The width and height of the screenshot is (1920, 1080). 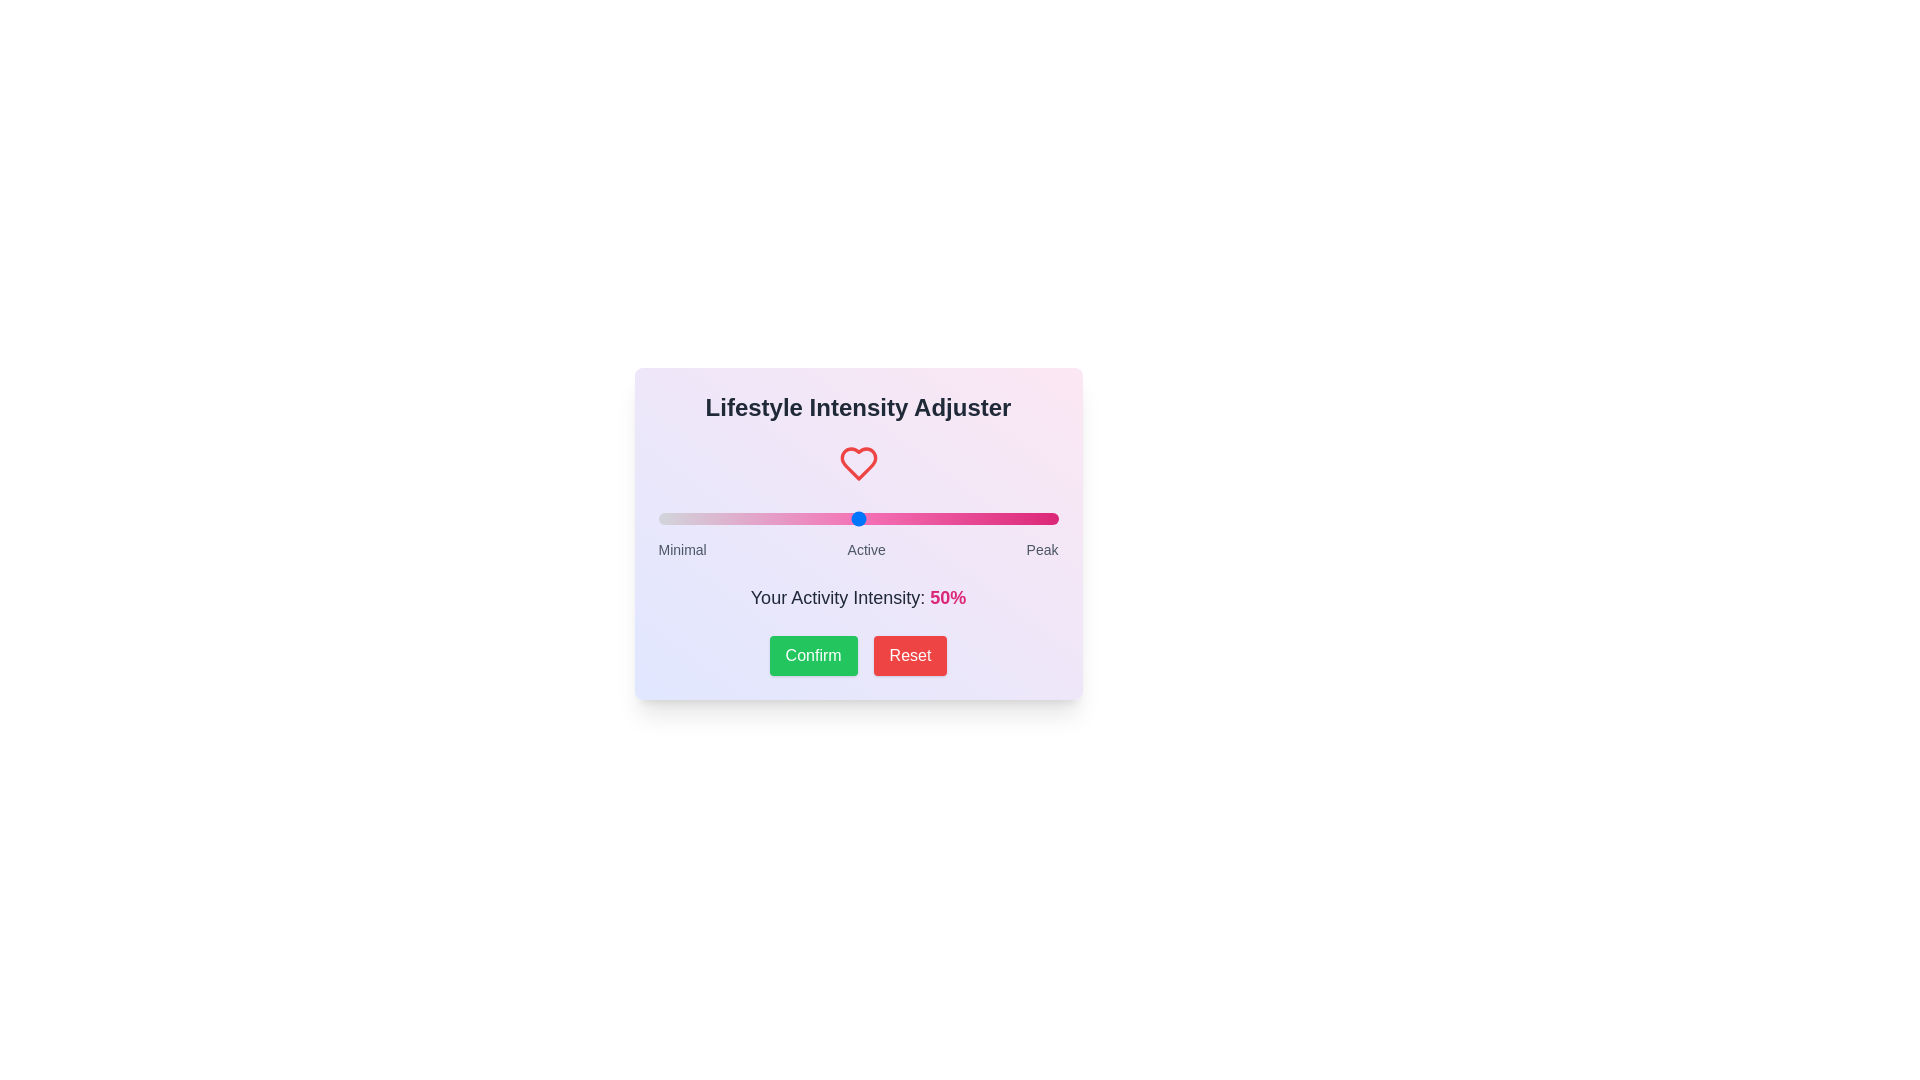 What do you see at coordinates (893, 518) in the screenshot?
I see `the slider to set the intensity to 59%` at bounding box center [893, 518].